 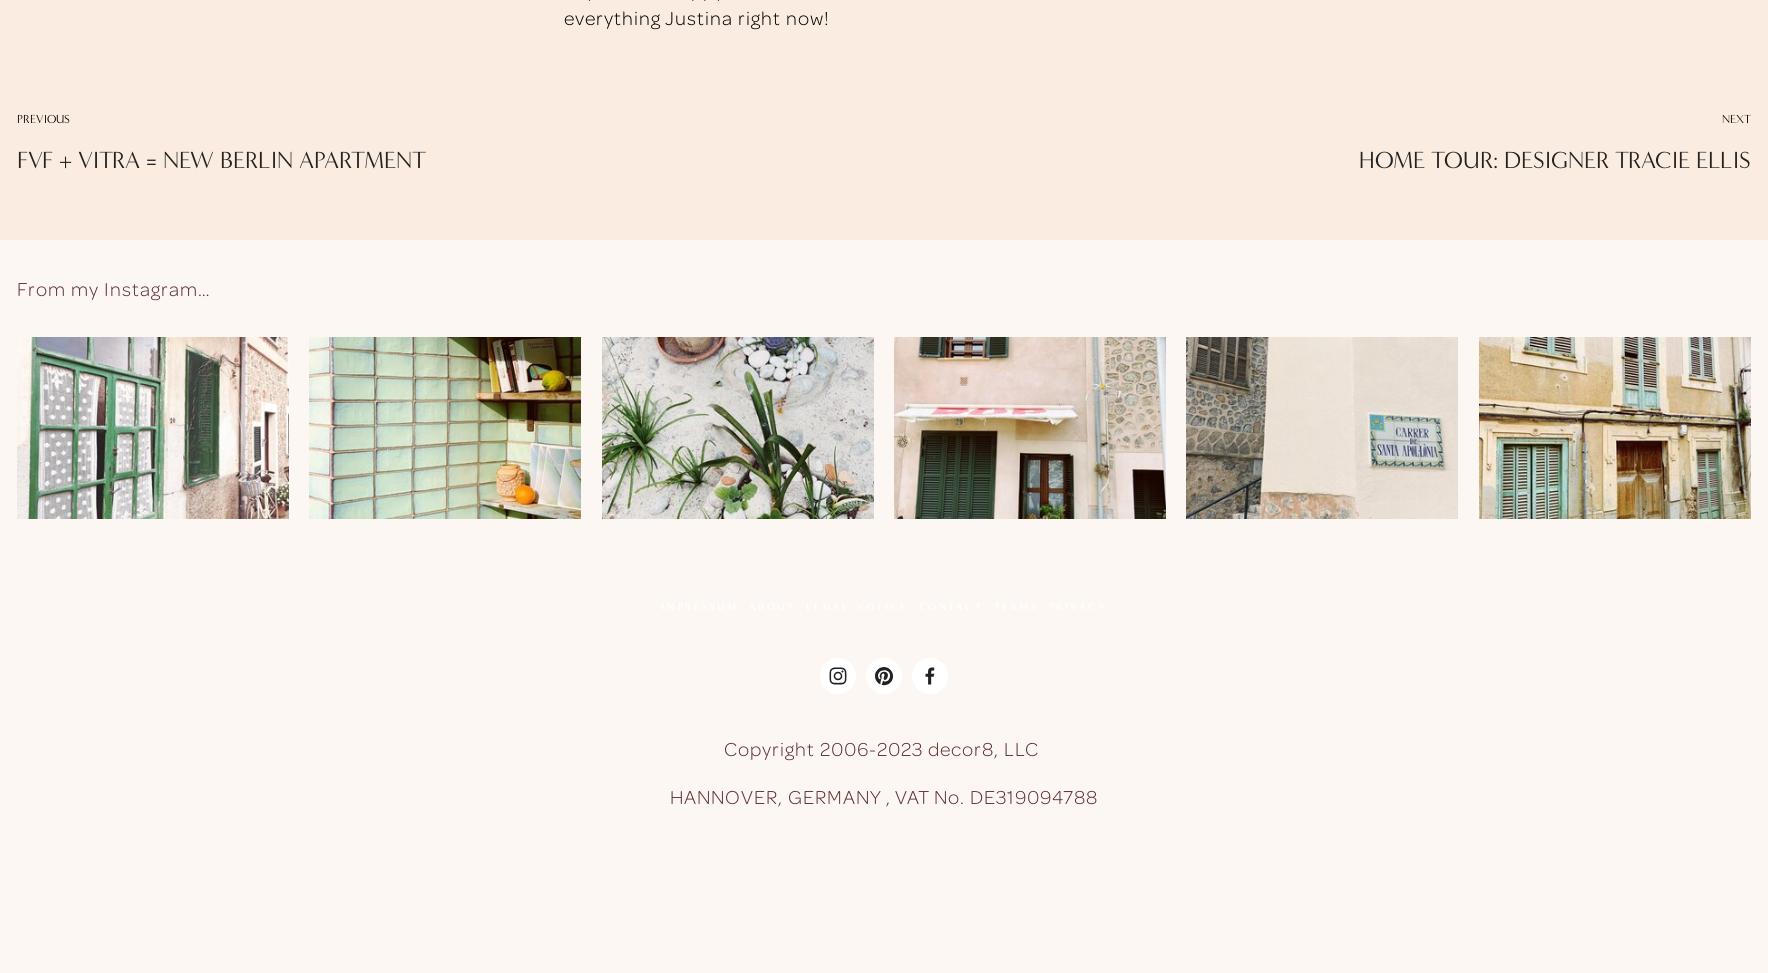 What do you see at coordinates (699, 605) in the screenshot?
I see `'Impressum'` at bounding box center [699, 605].